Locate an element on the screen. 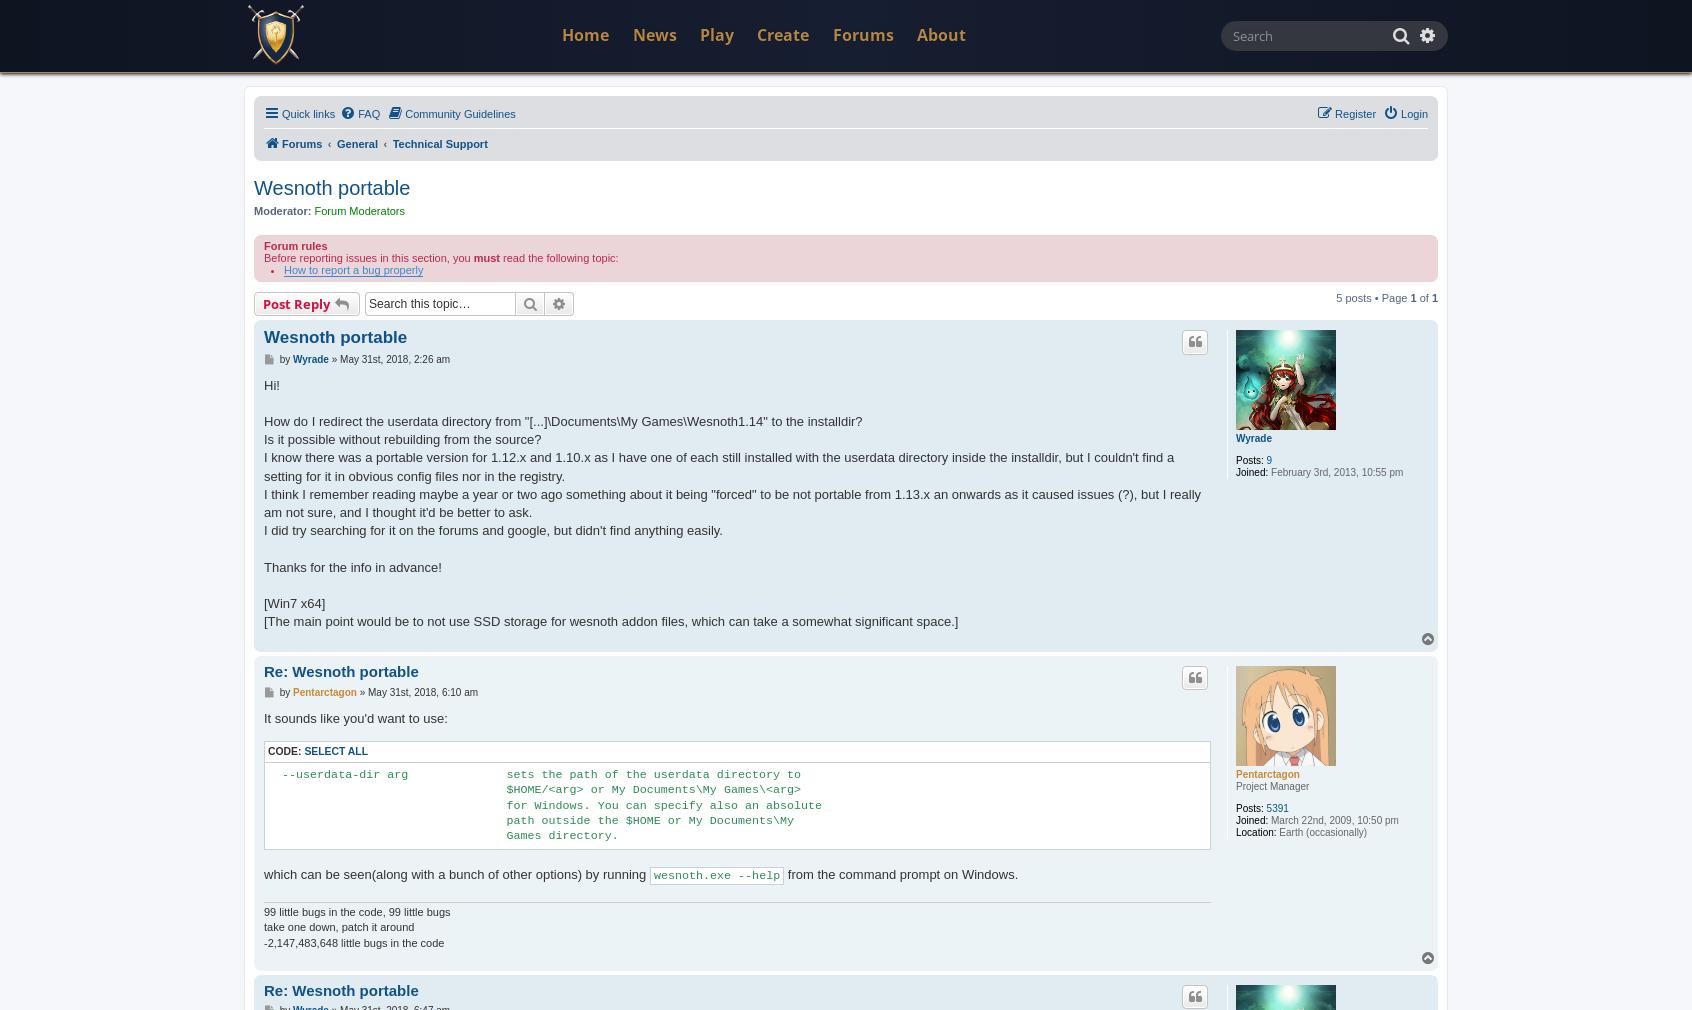 The height and width of the screenshot is (1010, 1692). 'May 31st, 2018, 6:10 am' is located at coordinates (423, 690).